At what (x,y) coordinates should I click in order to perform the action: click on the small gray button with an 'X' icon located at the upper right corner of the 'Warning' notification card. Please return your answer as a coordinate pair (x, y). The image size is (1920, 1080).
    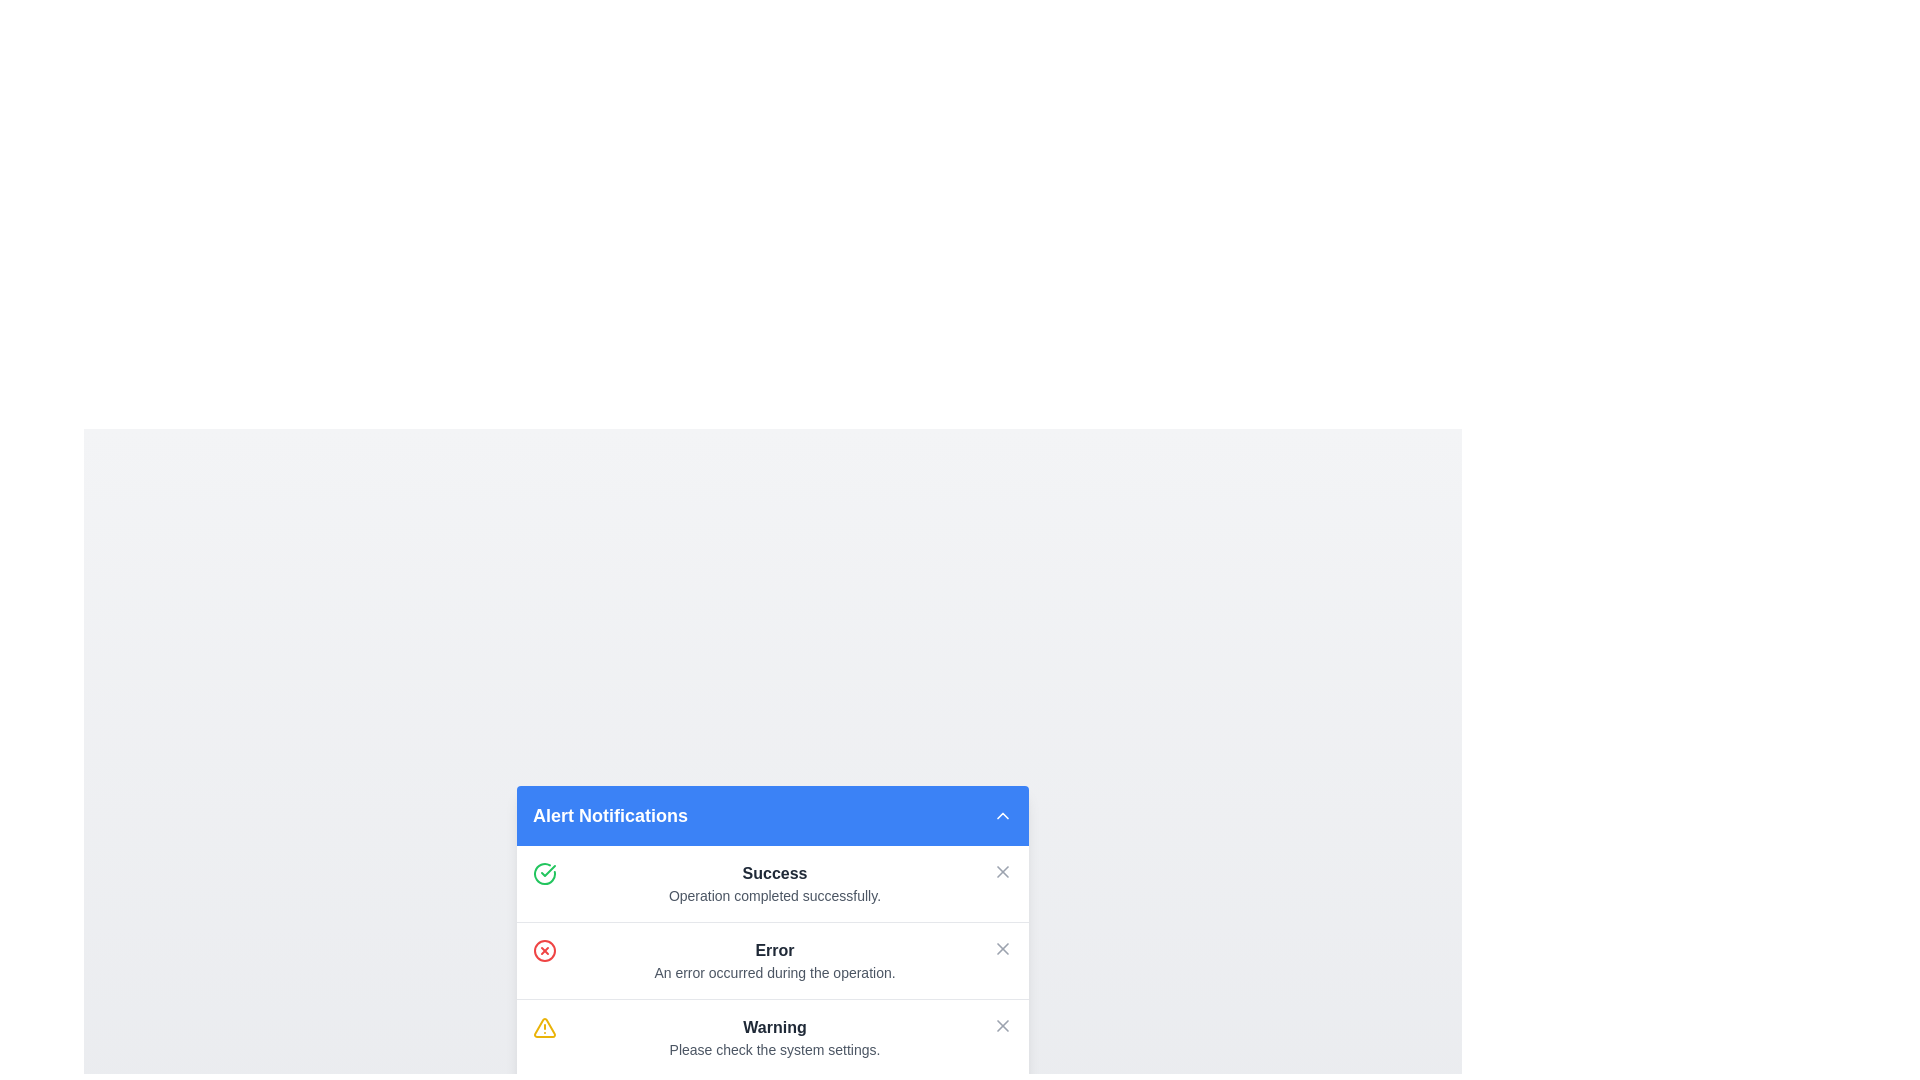
    Looking at the image, I should click on (1003, 1025).